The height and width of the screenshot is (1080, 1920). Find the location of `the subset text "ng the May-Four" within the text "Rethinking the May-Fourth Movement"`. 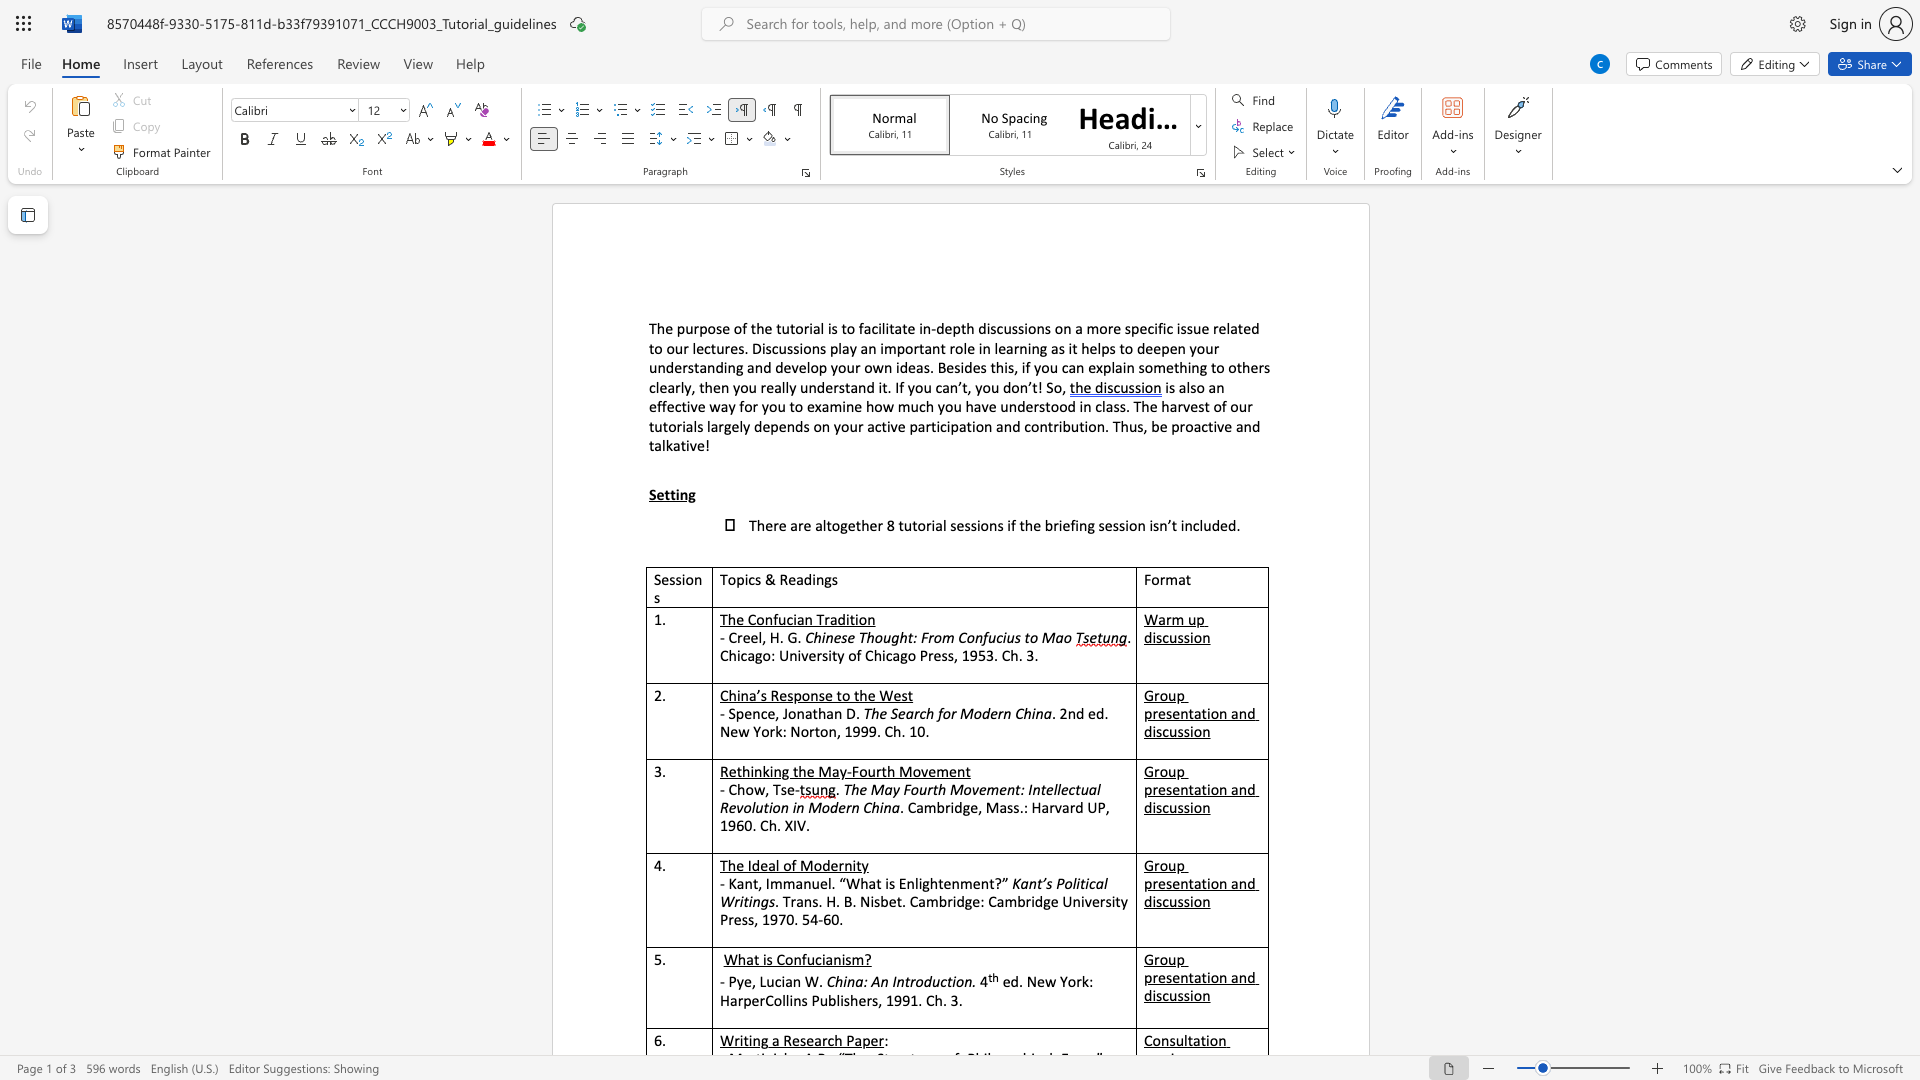

the subset text "ng the May-Four" within the text "Rethinking the May-Fourth Movement" is located at coordinates (772, 770).